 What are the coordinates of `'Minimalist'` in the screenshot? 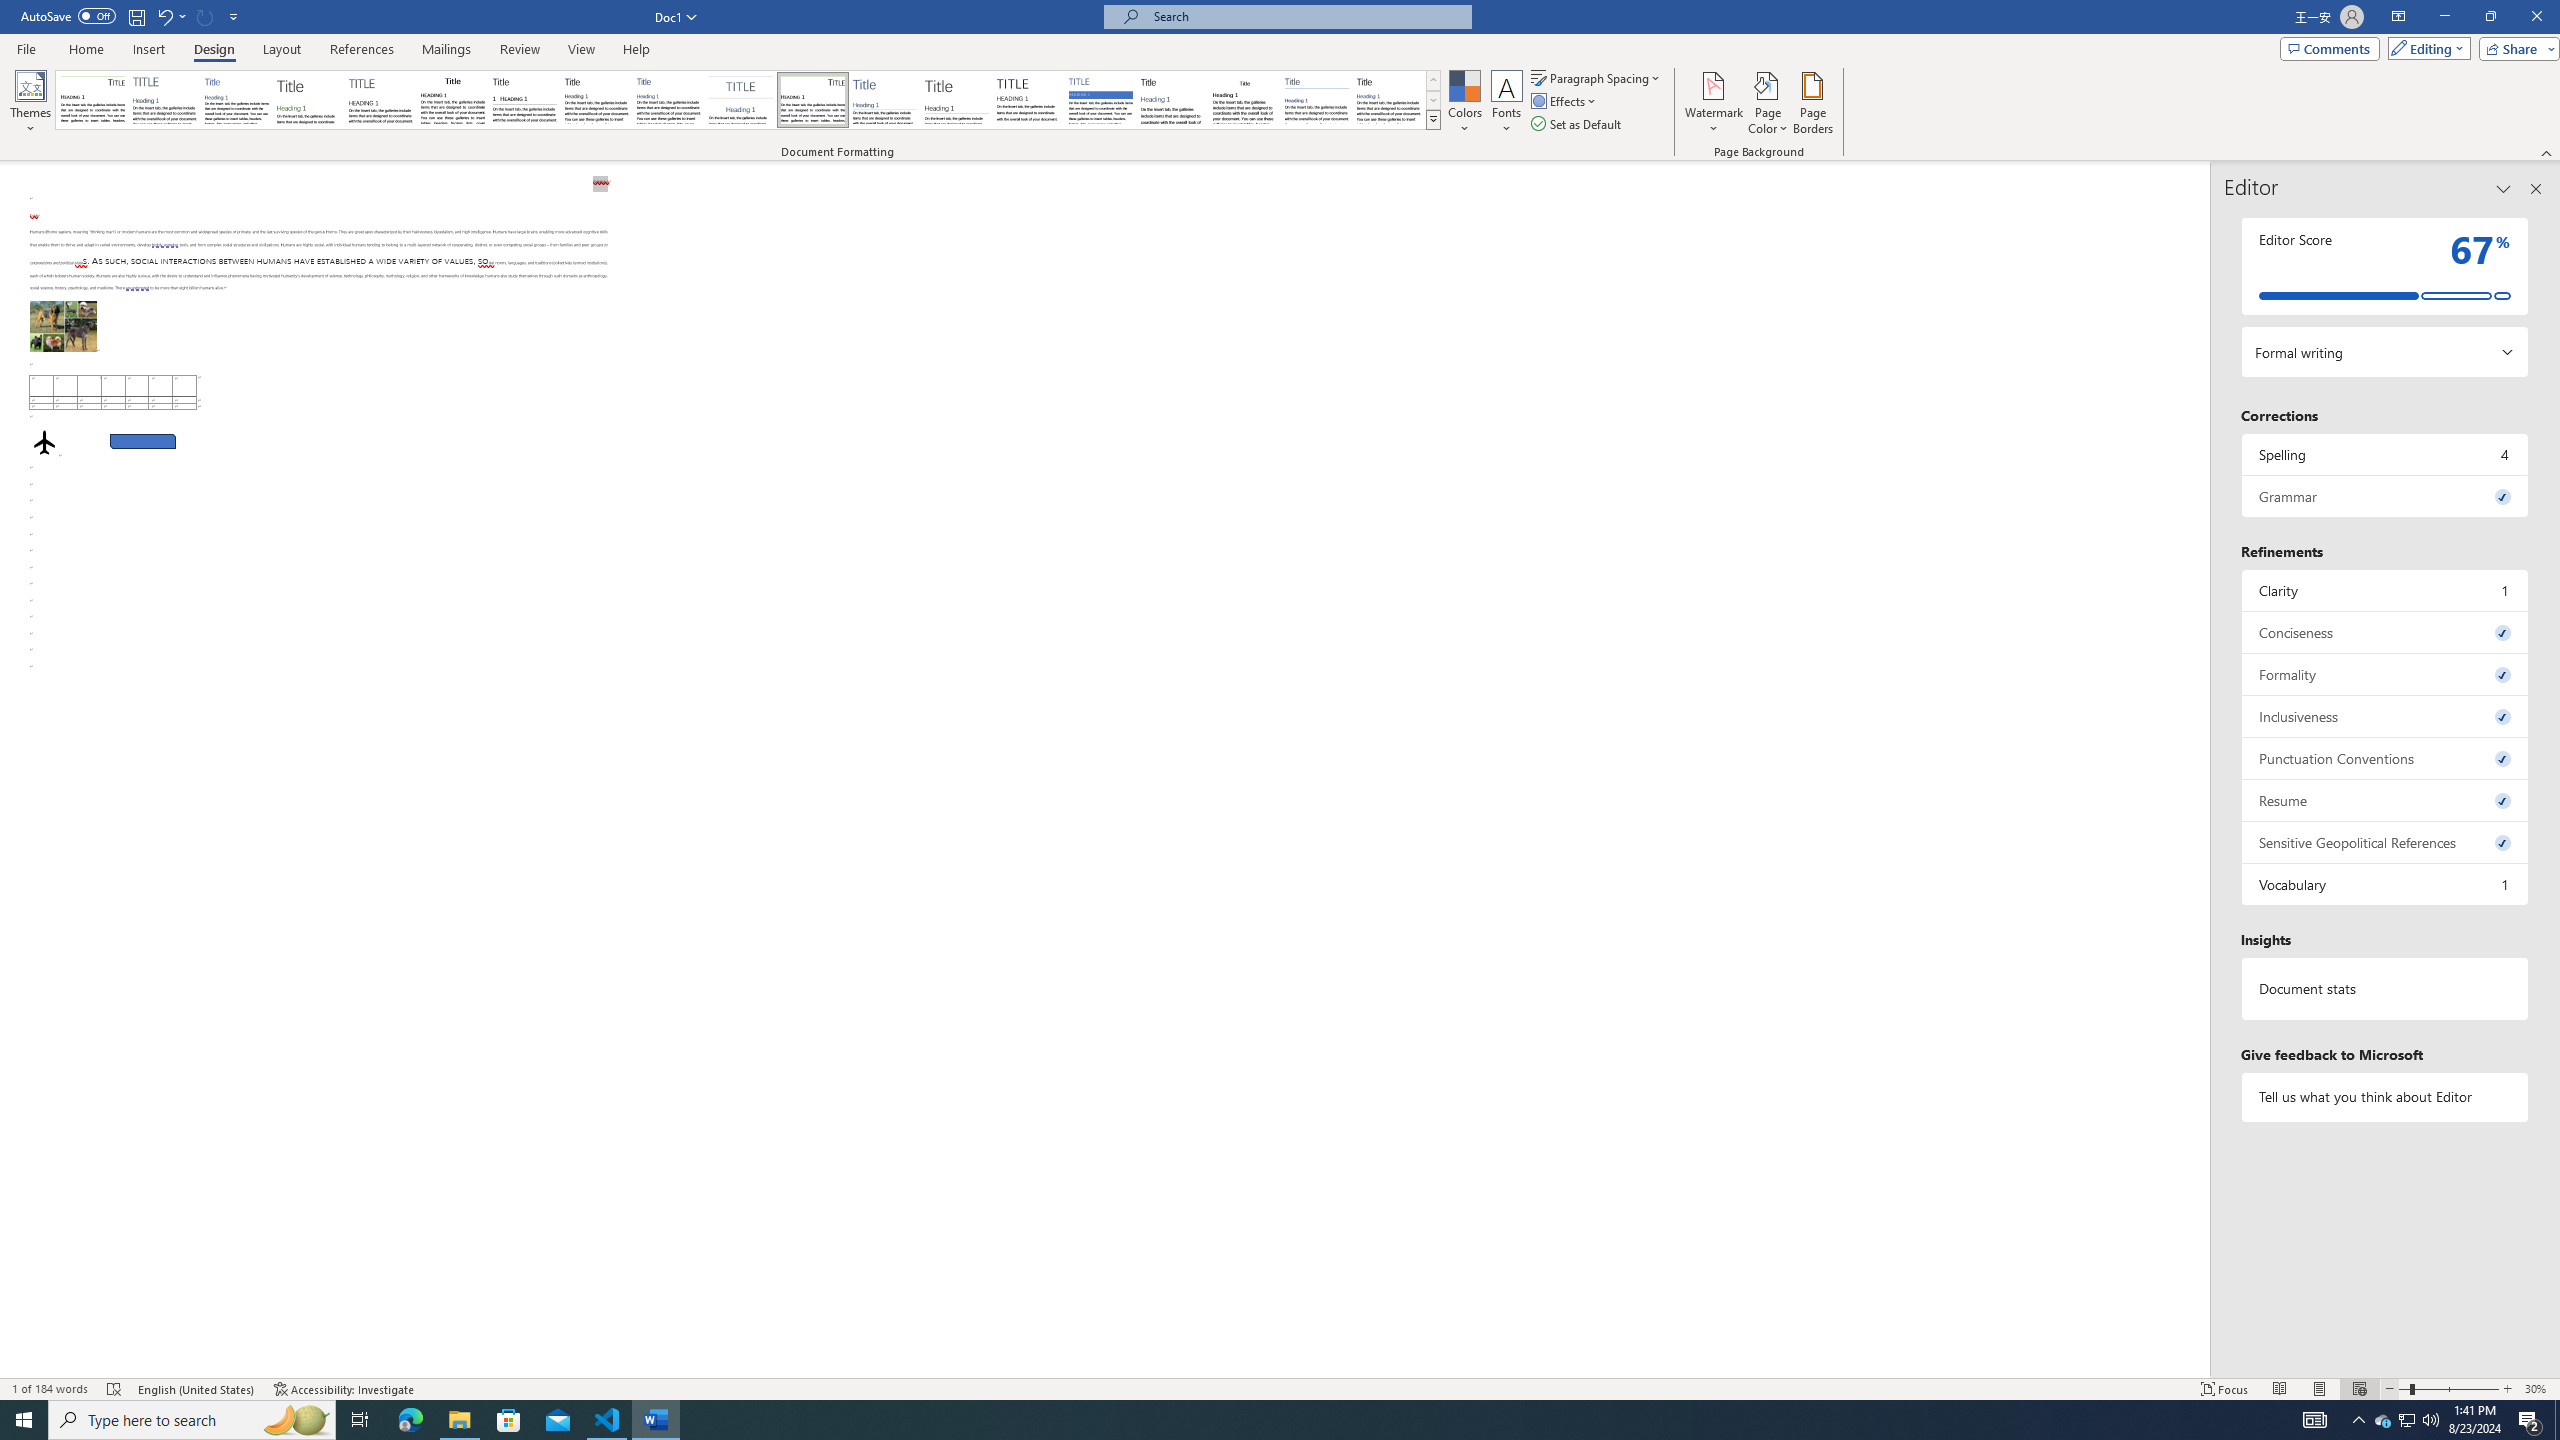 It's located at (1028, 99).